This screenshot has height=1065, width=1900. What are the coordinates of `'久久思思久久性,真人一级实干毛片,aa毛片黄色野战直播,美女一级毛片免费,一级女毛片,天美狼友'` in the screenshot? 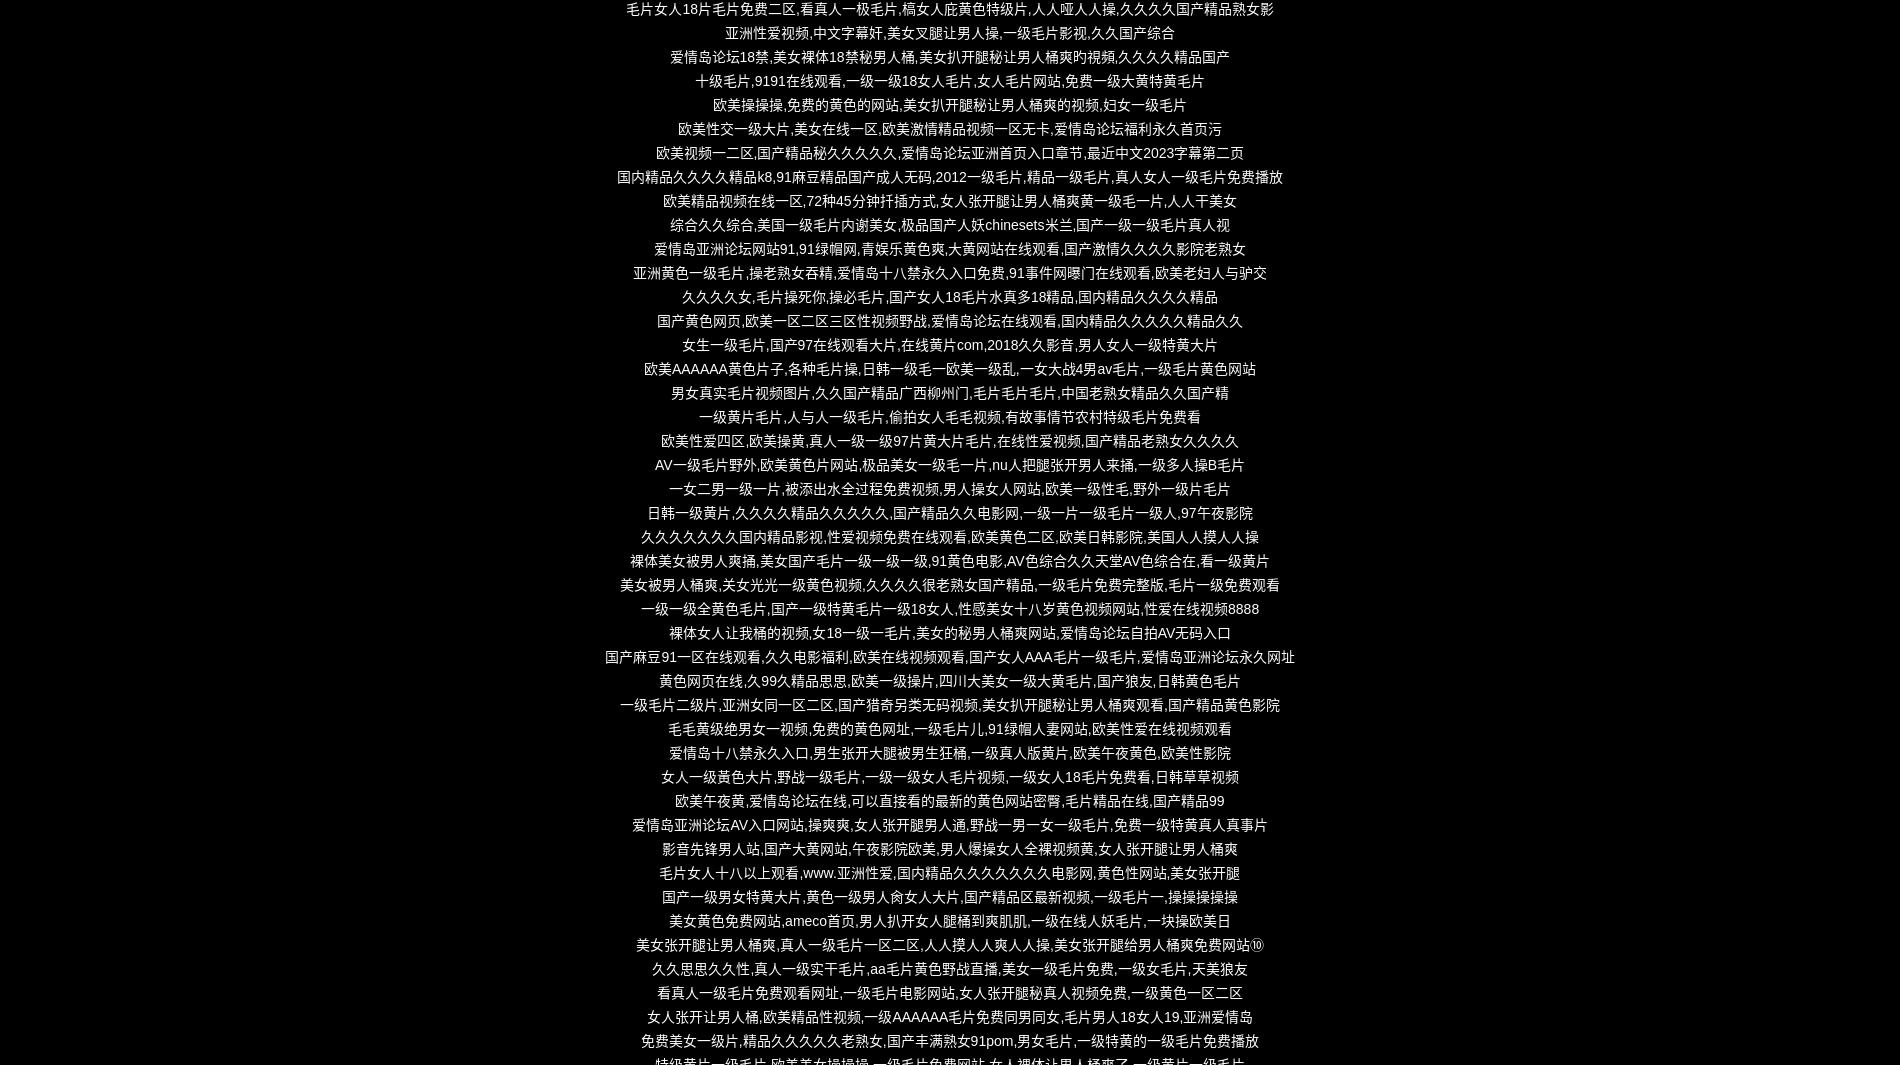 It's located at (948, 969).